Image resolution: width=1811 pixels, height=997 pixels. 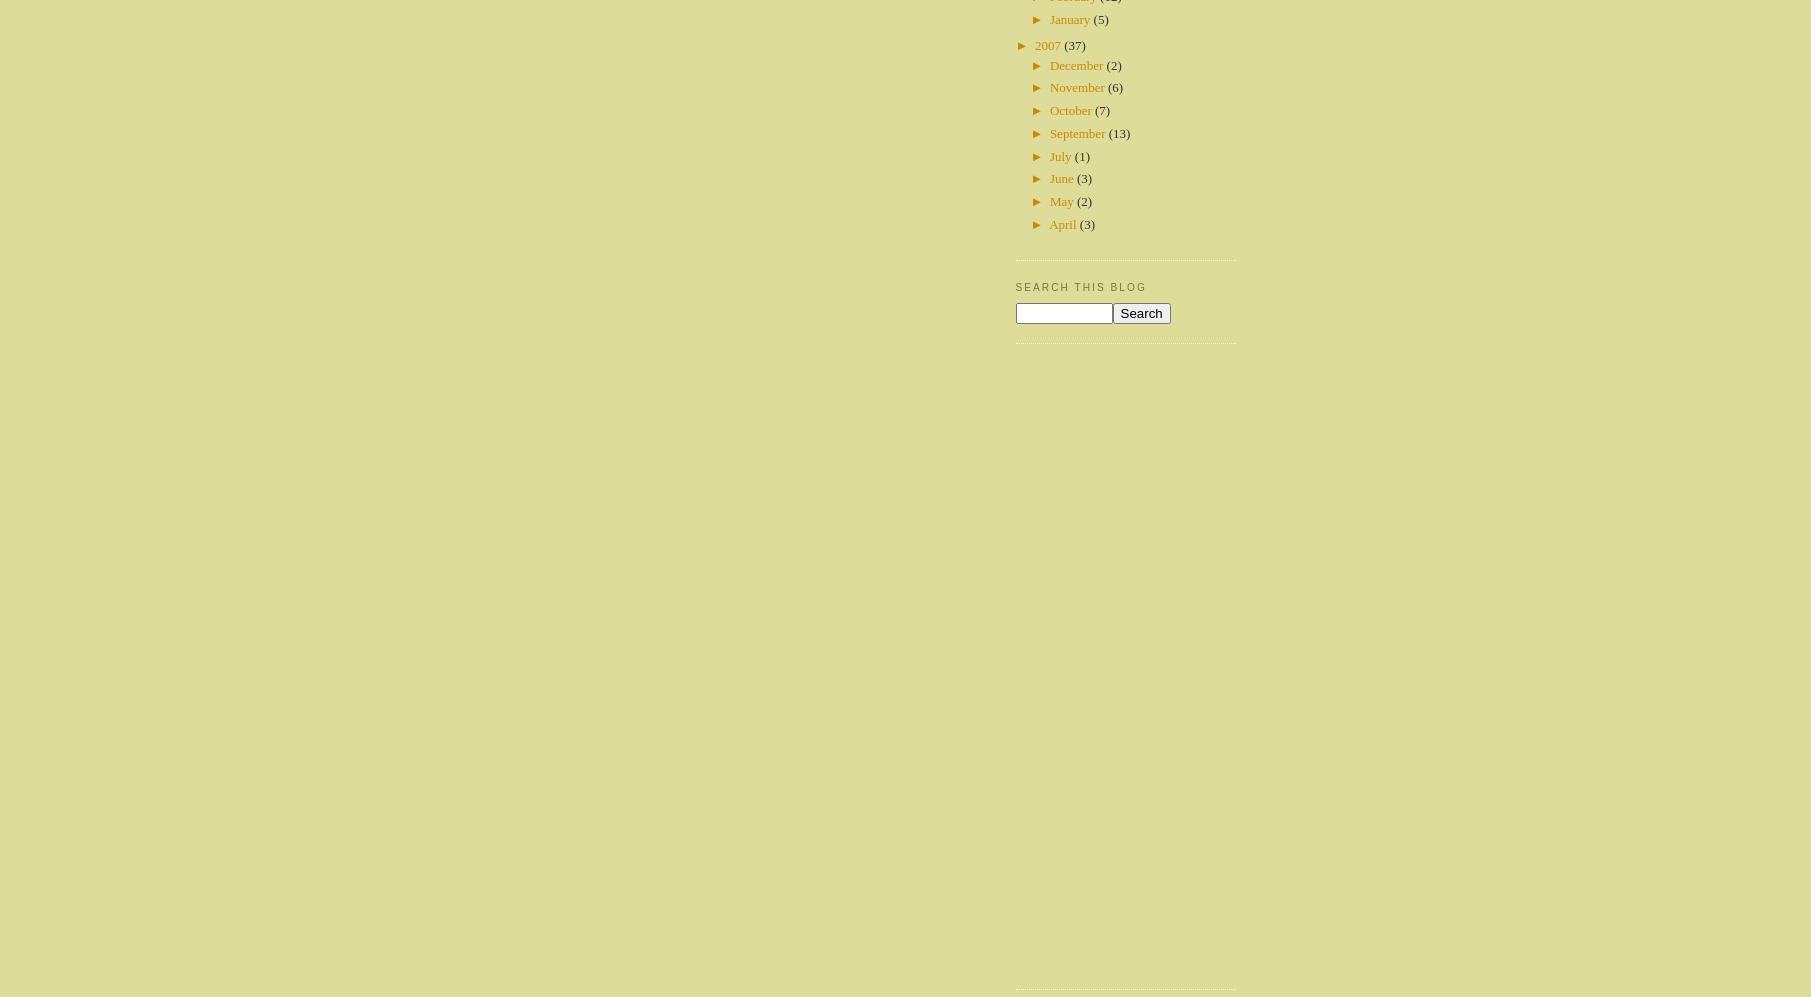 What do you see at coordinates (1071, 19) in the screenshot?
I see `'January'` at bounding box center [1071, 19].